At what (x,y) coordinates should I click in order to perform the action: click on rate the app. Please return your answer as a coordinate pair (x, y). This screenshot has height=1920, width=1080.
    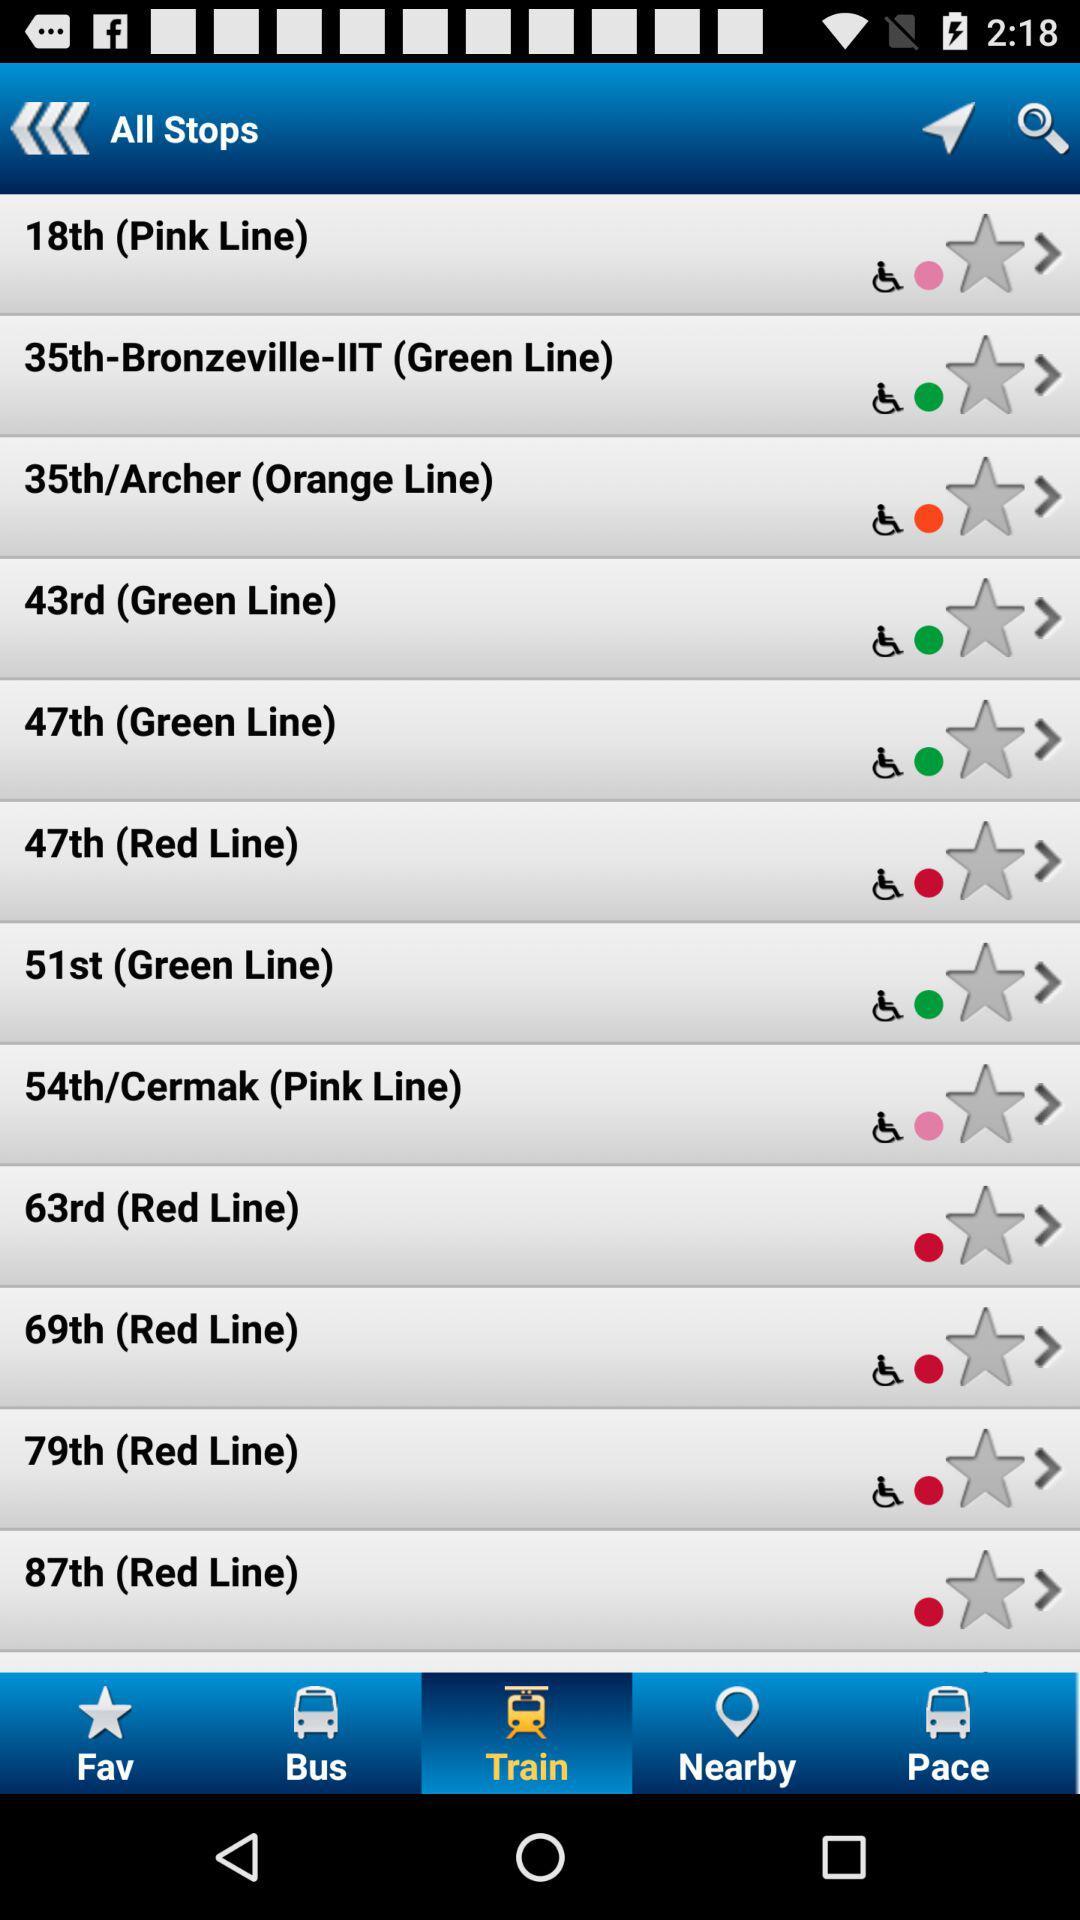
    Looking at the image, I should click on (984, 860).